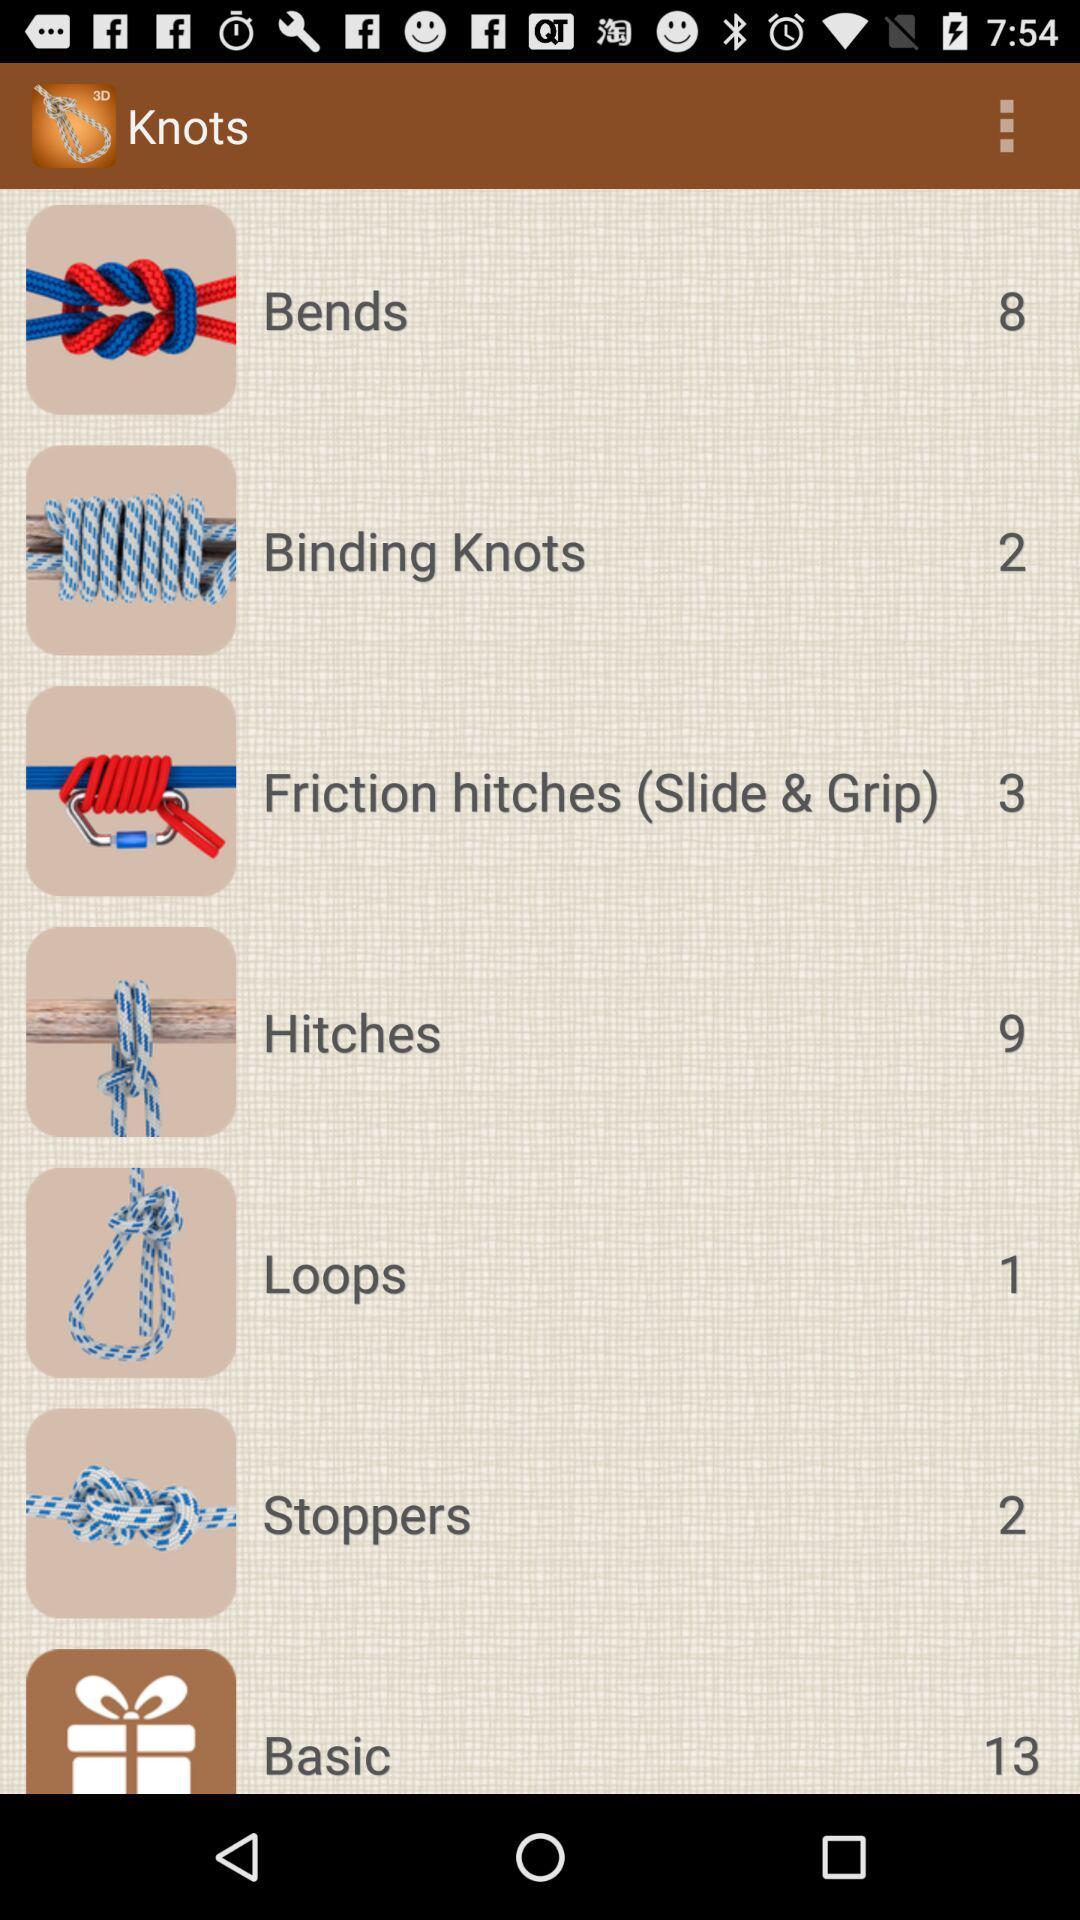  What do you see at coordinates (1011, 1271) in the screenshot?
I see `1 icon` at bounding box center [1011, 1271].